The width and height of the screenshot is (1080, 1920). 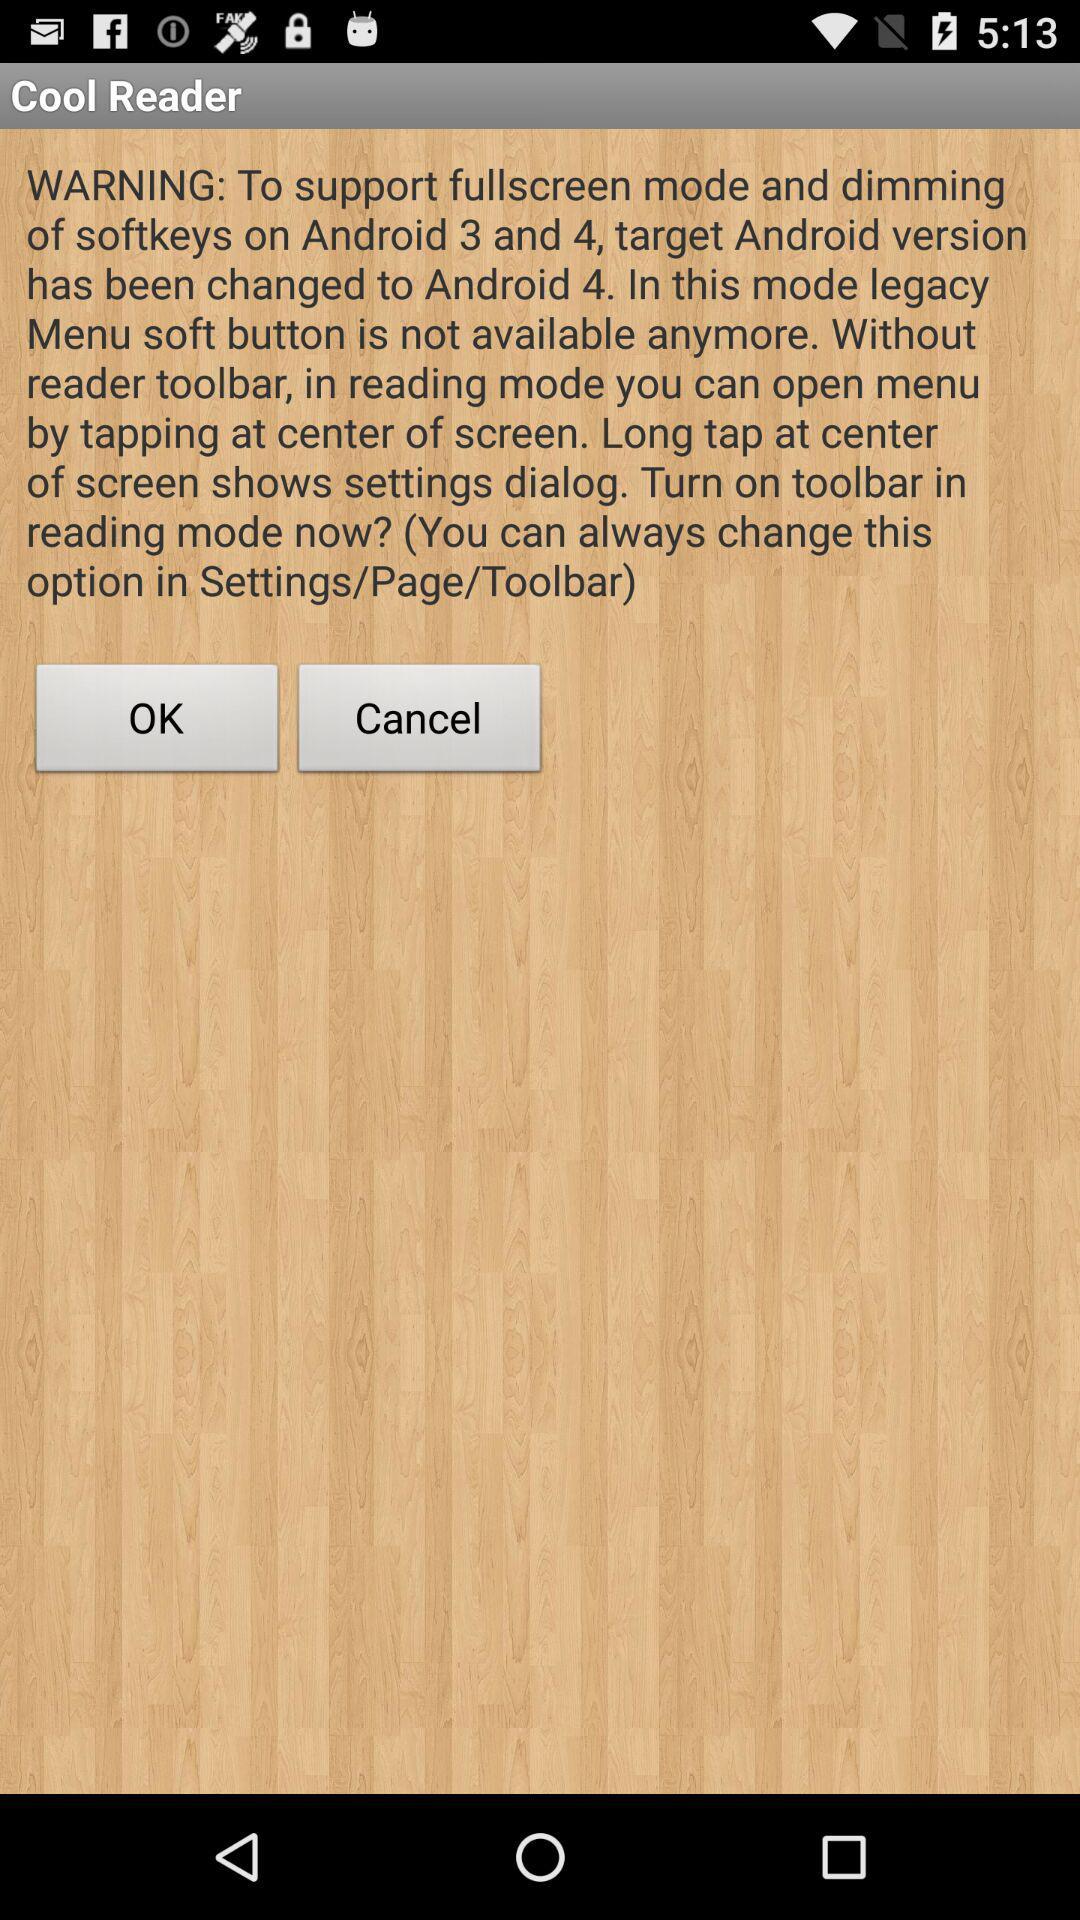 I want to click on the item at the center, so click(x=419, y=722).